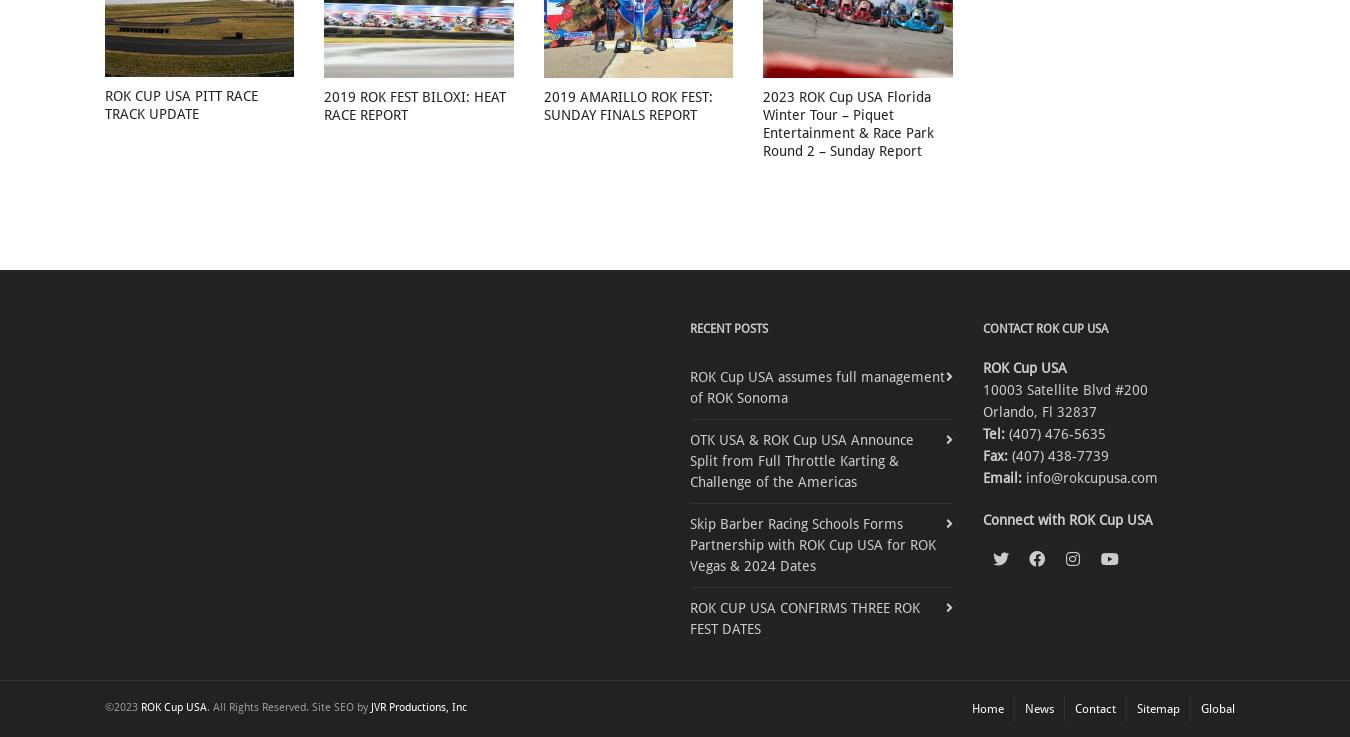 The height and width of the screenshot is (737, 1350). I want to click on '(407) 438-7739', so click(1057, 455).